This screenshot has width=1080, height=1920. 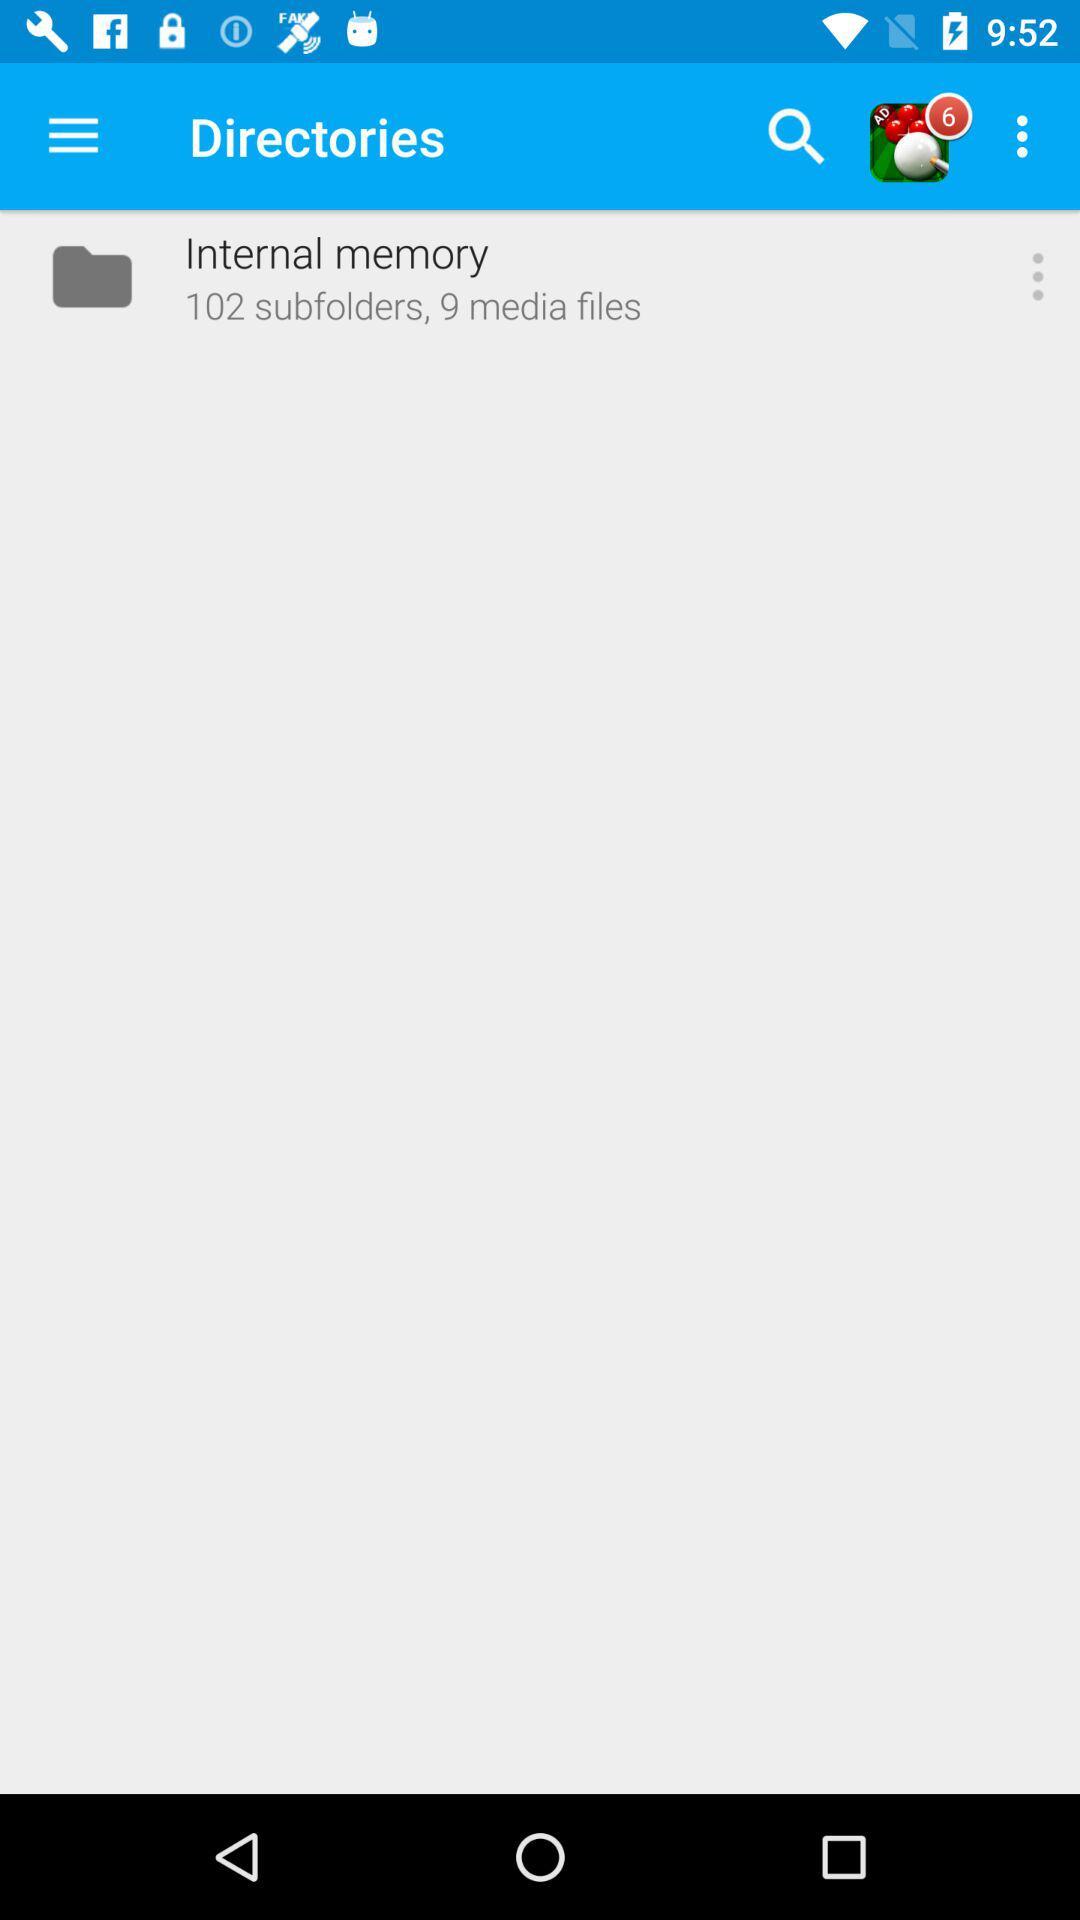 I want to click on the icon to the left of the internal memory, so click(x=72, y=135).